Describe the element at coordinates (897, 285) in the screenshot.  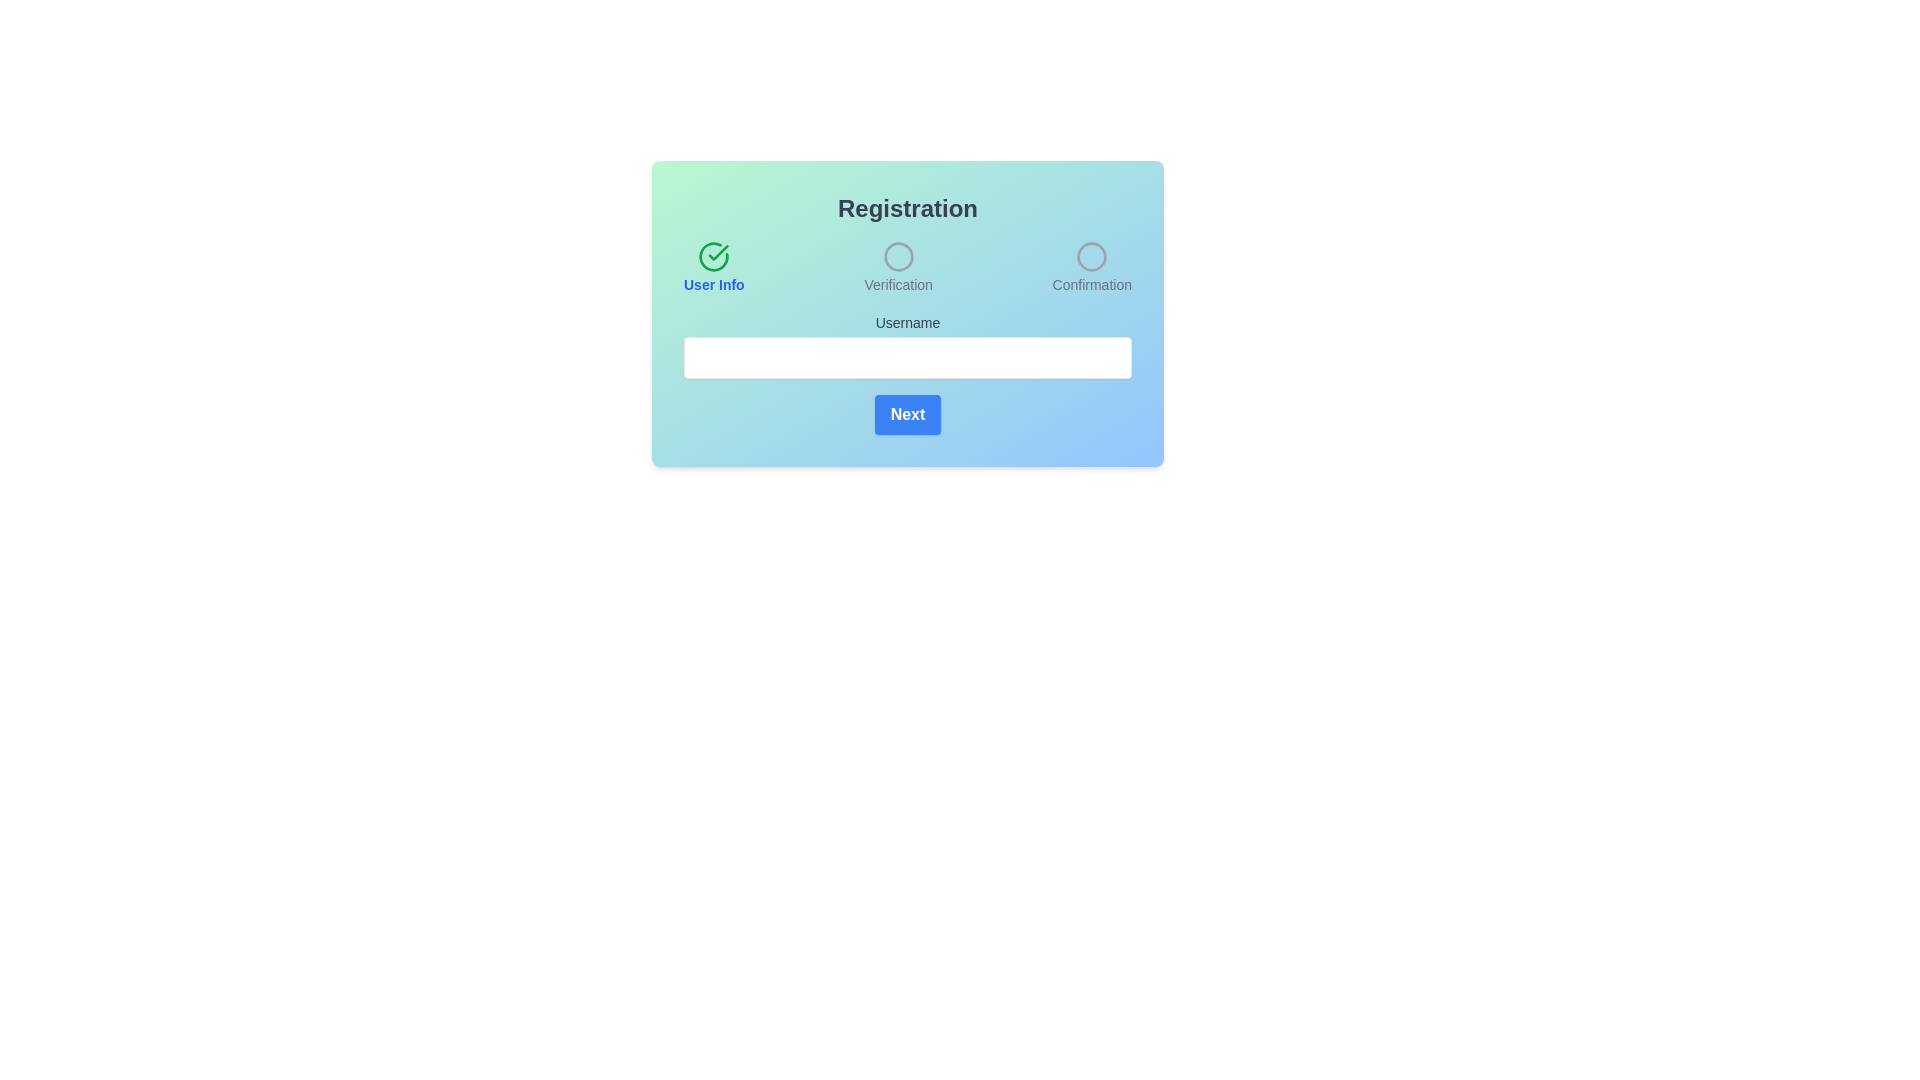
I see `the text label displaying 'Verification', which is styled in gray and positioned as part of a step indicator in the registration form` at that location.